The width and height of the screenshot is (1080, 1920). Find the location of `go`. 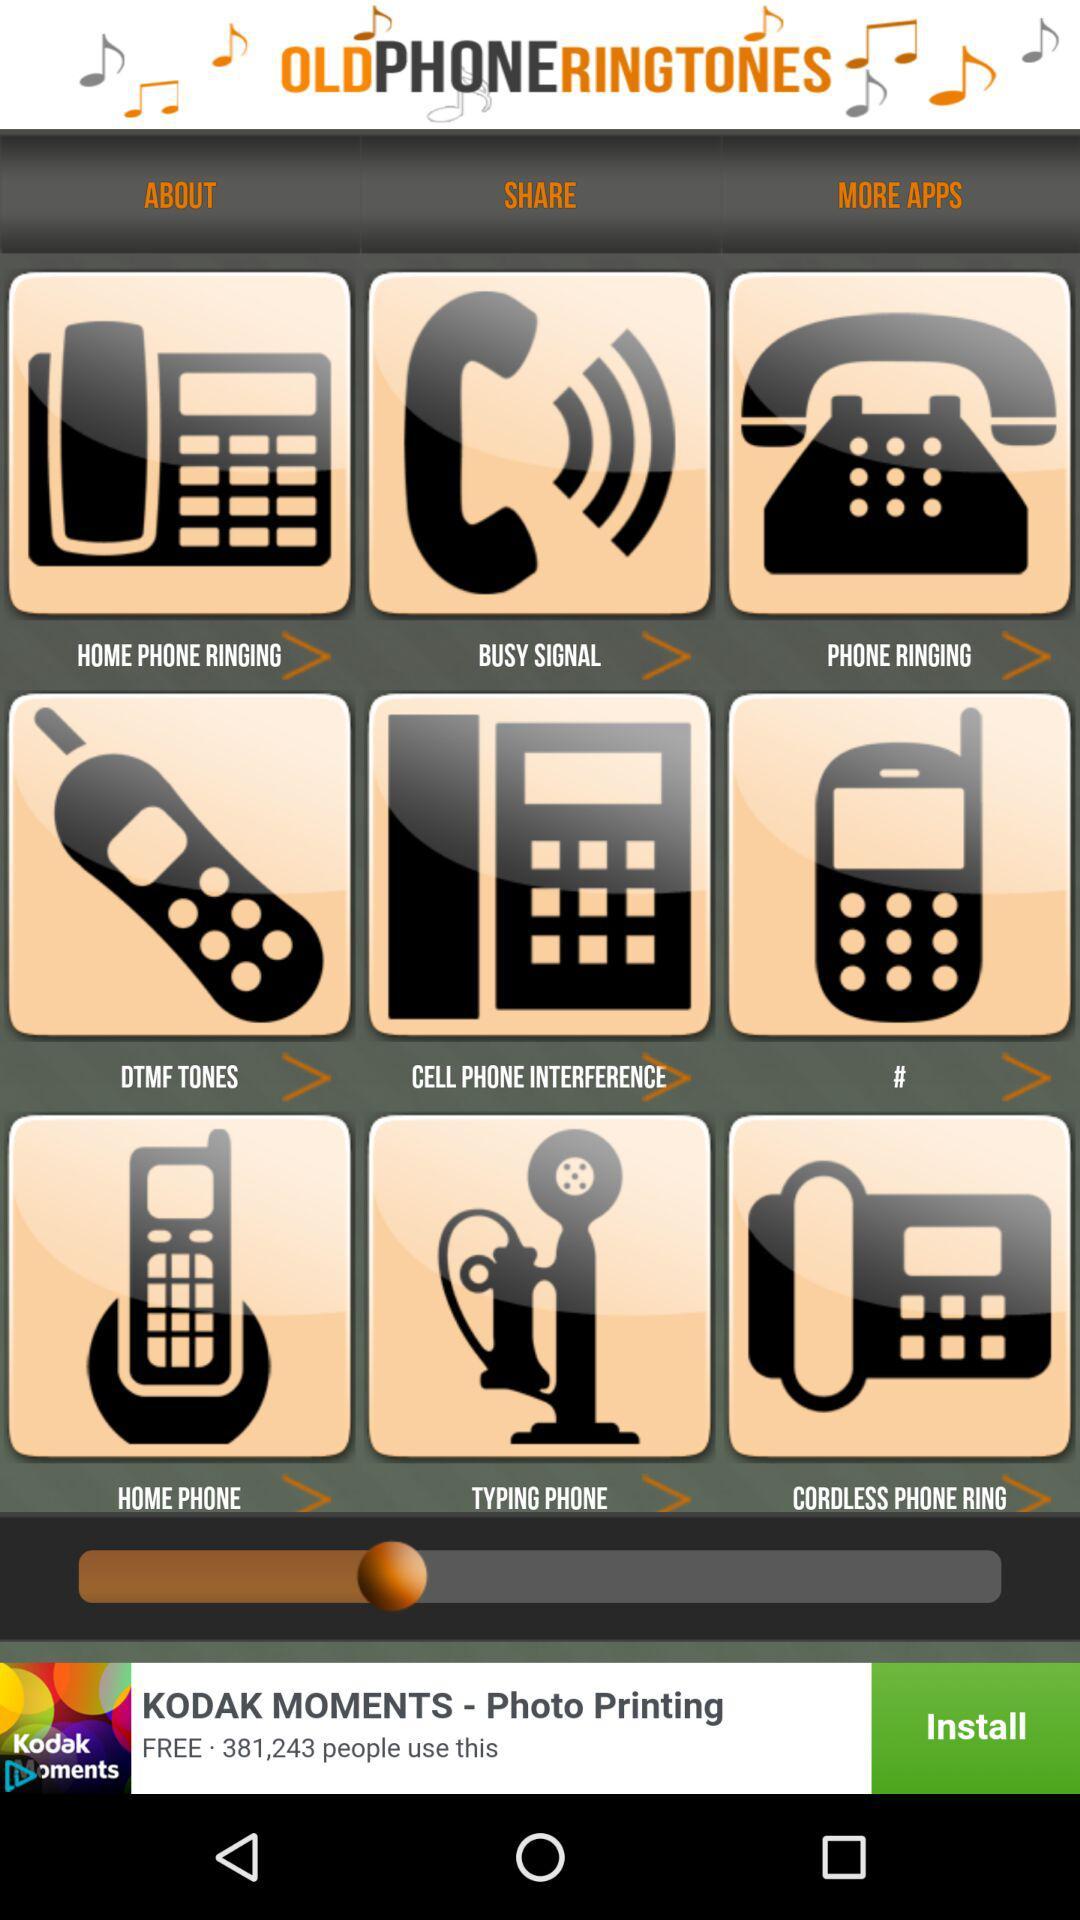

go is located at coordinates (666, 1074).